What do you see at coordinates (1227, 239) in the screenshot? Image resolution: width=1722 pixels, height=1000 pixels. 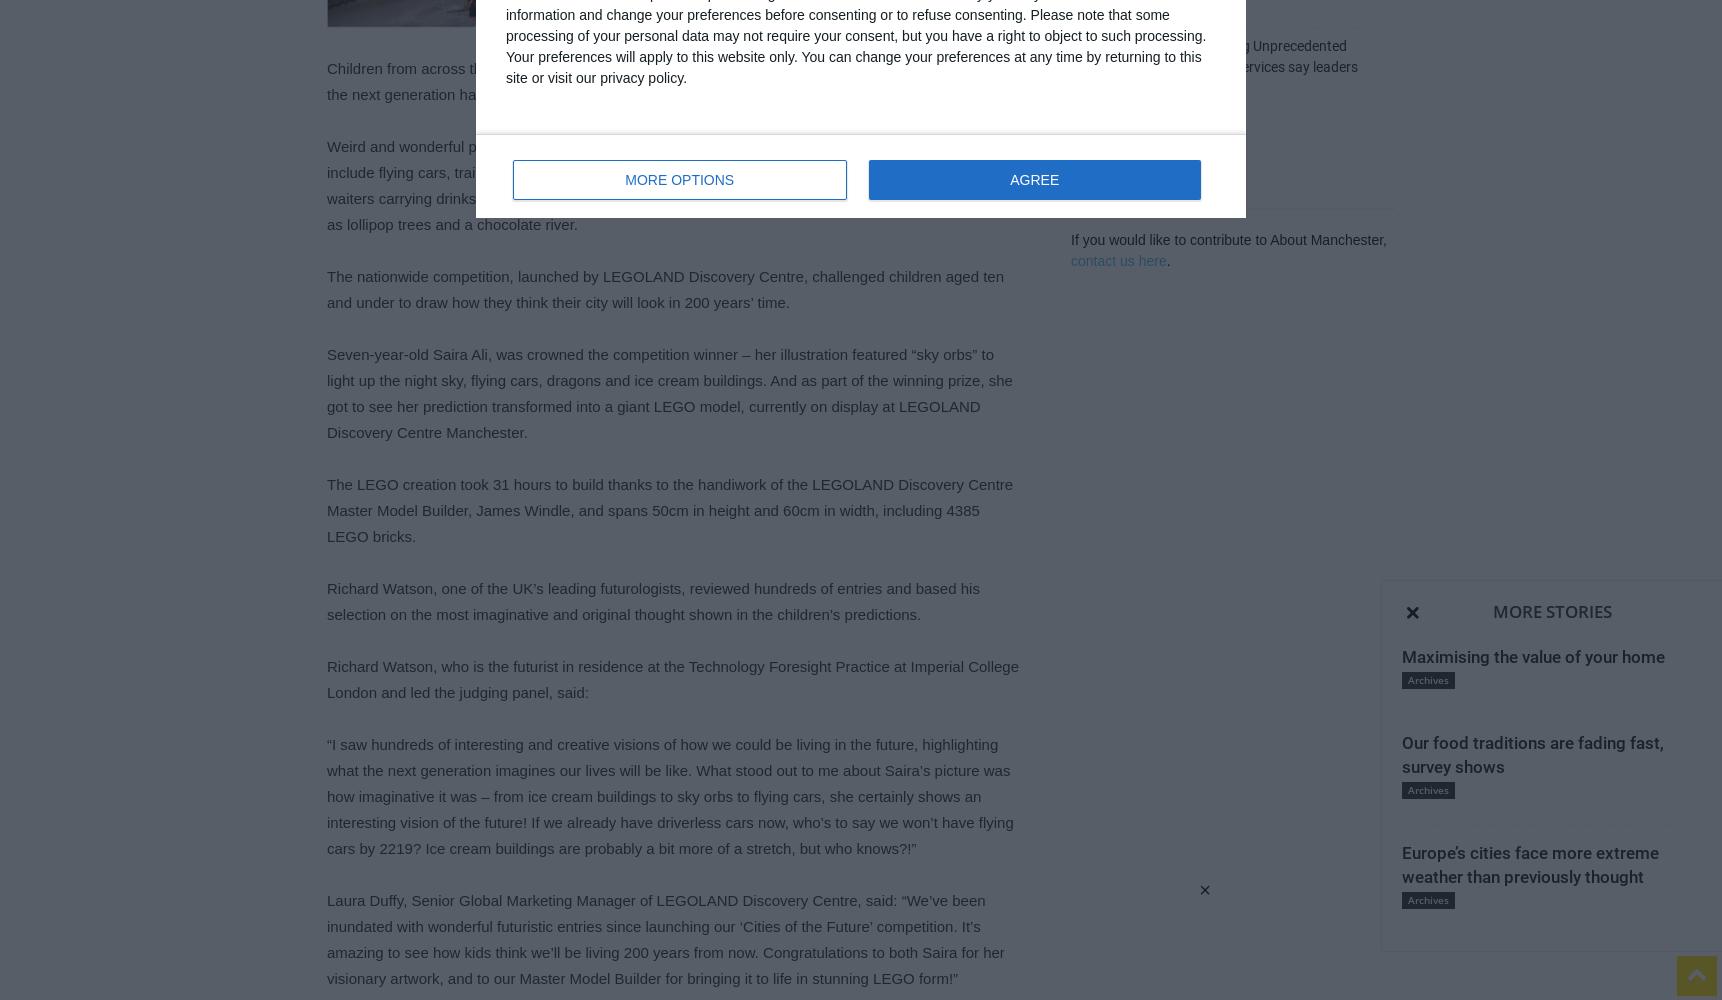 I see `'If you would like to contribute to About Manchester,'` at bounding box center [1227, 239].